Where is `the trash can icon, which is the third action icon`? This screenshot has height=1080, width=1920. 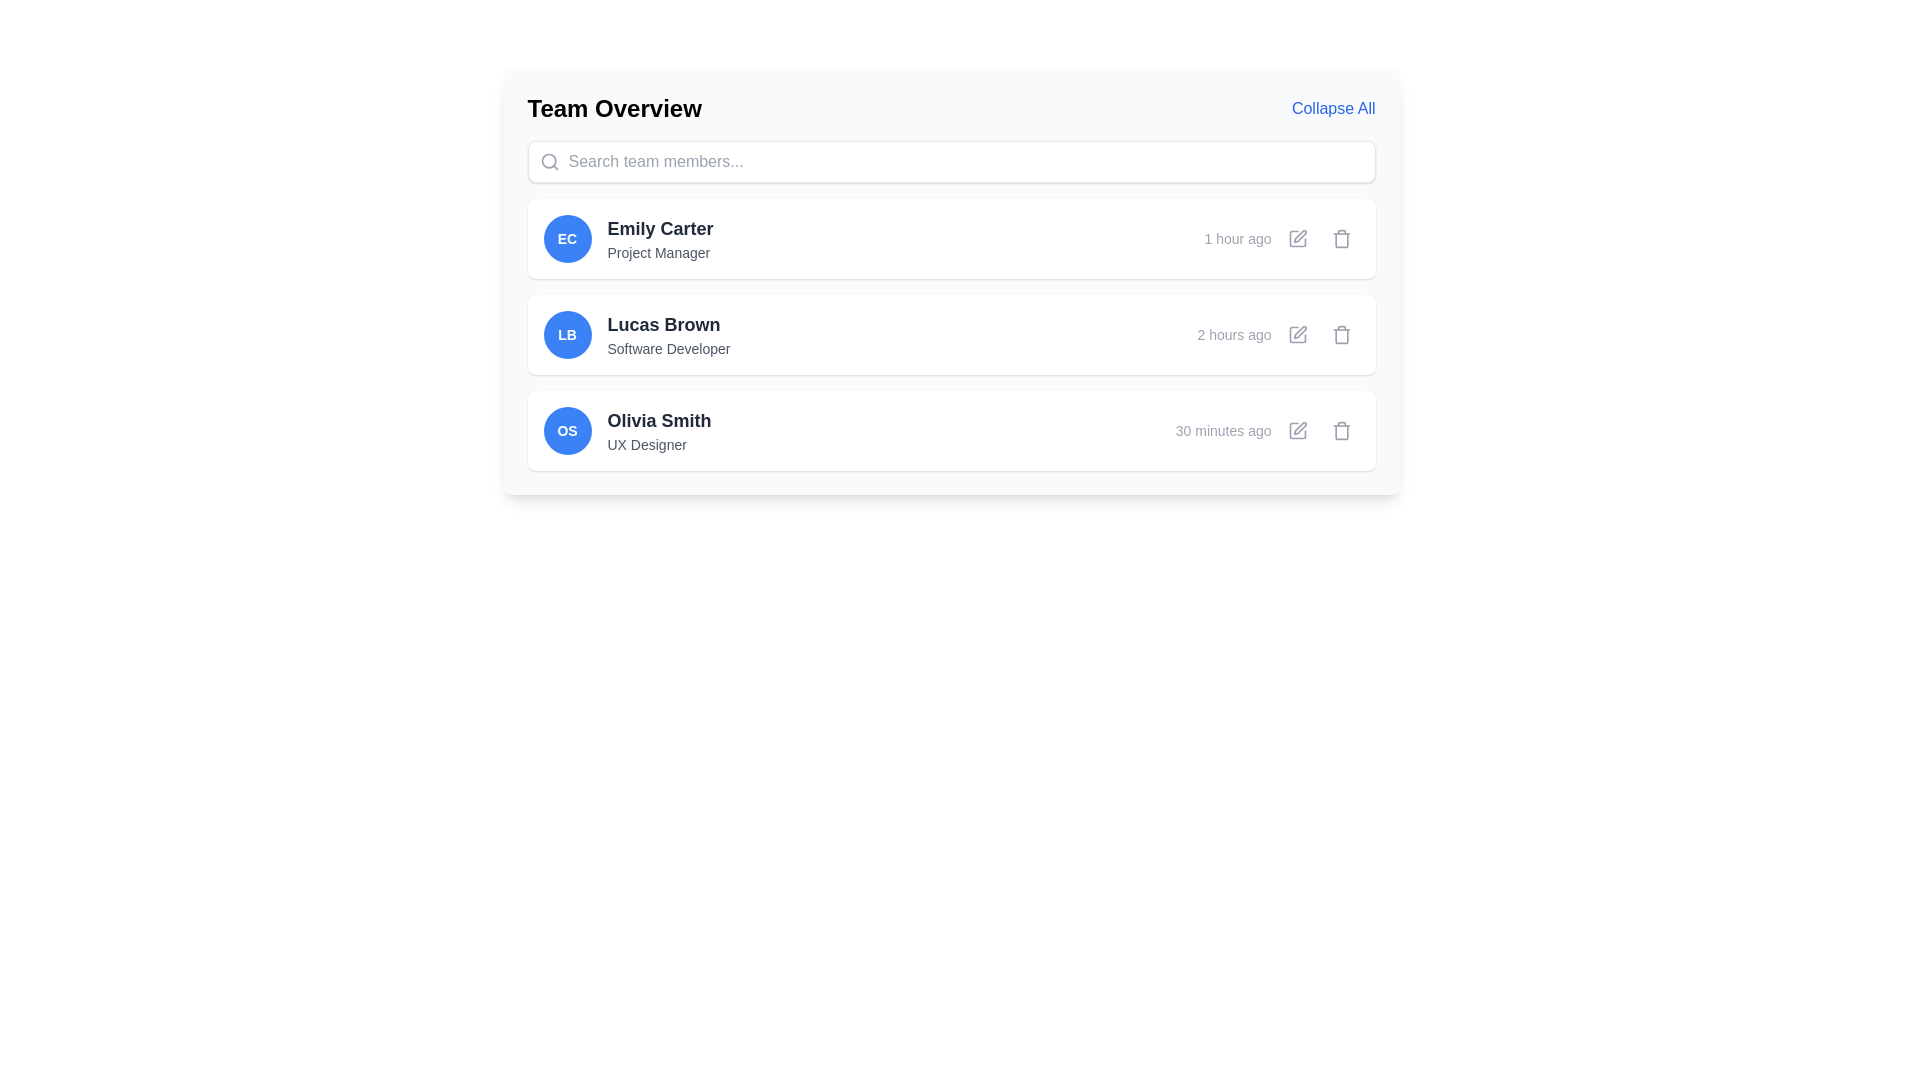
the trash can icon, which is the third action icon is located at coordinates (1341, 430).